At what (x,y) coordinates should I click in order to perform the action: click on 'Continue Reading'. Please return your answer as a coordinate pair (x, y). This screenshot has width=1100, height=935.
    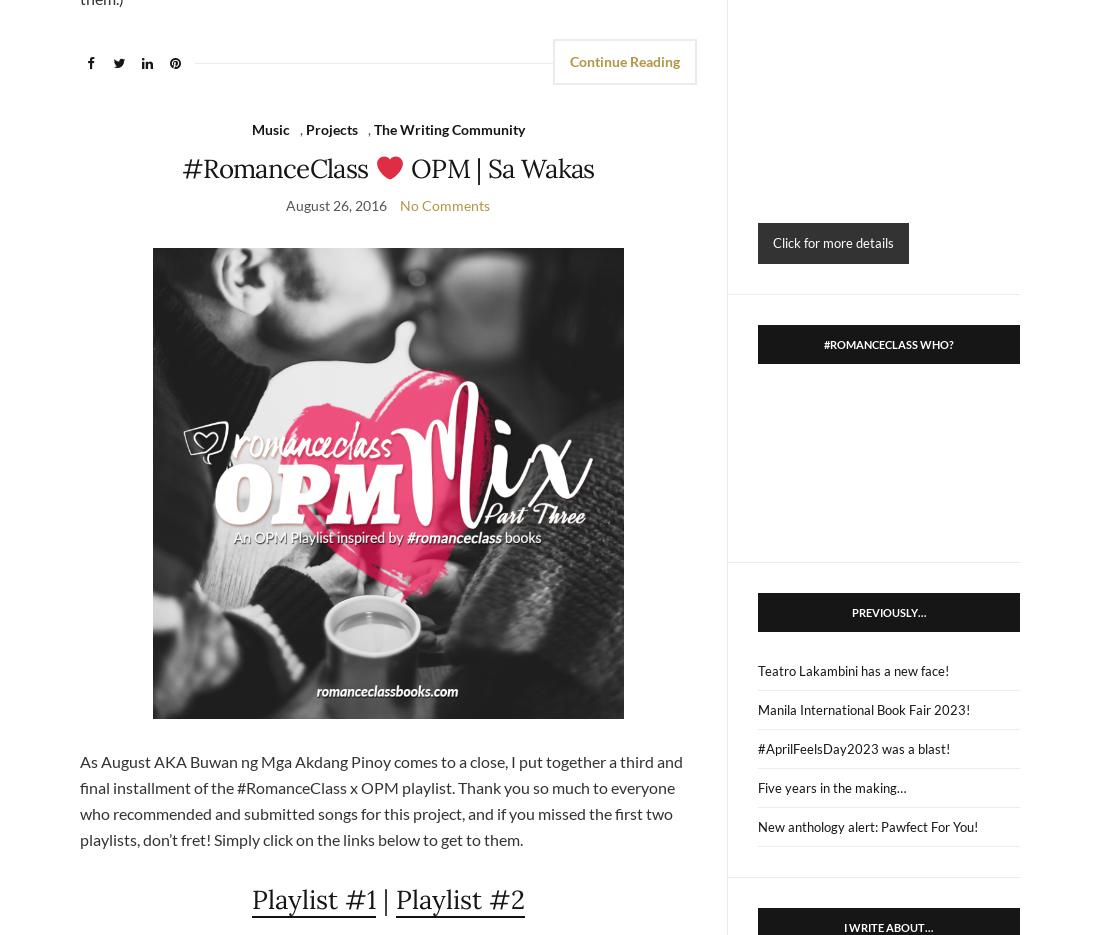
    Looking at the image, I should click on (624, 60).